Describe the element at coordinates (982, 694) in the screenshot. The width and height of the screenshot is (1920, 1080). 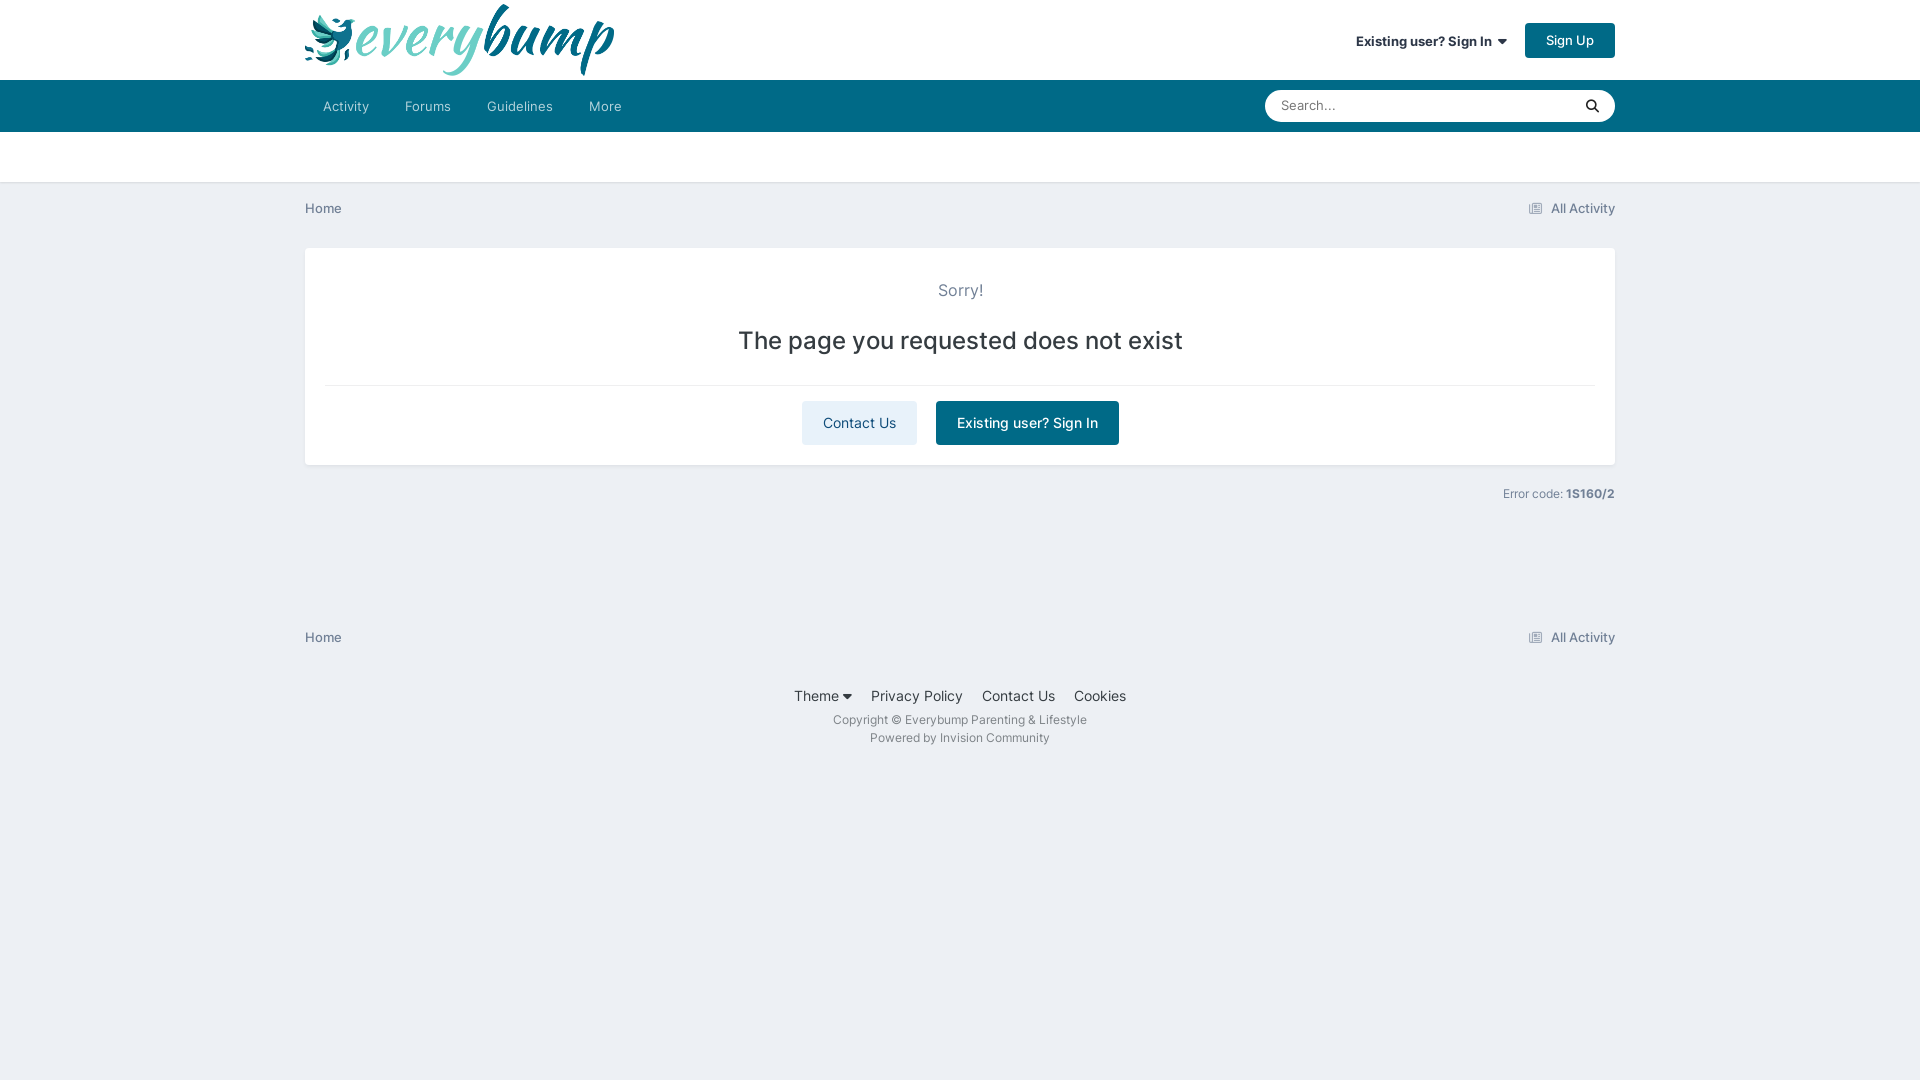
I see `'Contact Us'` at that location.